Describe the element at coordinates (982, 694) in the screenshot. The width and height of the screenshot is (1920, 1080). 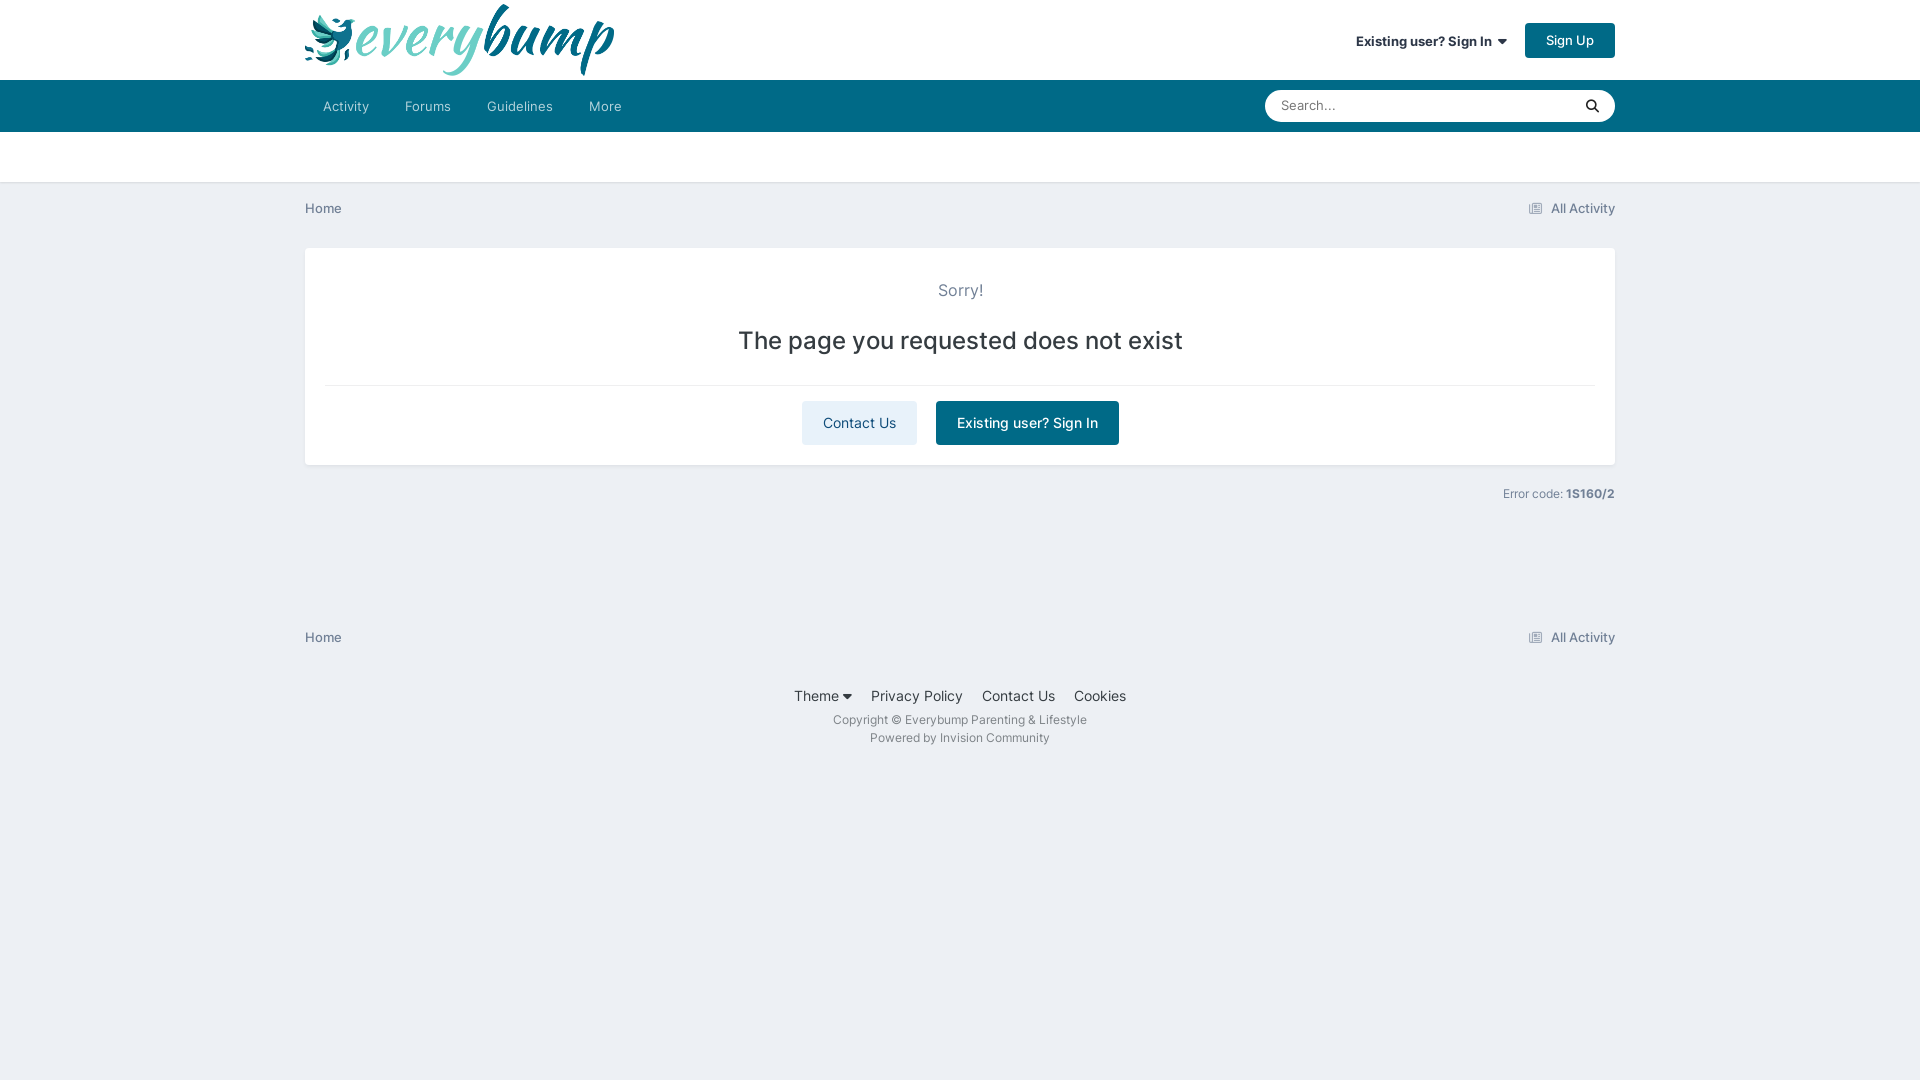
I see `'Contact Us'` at that location.